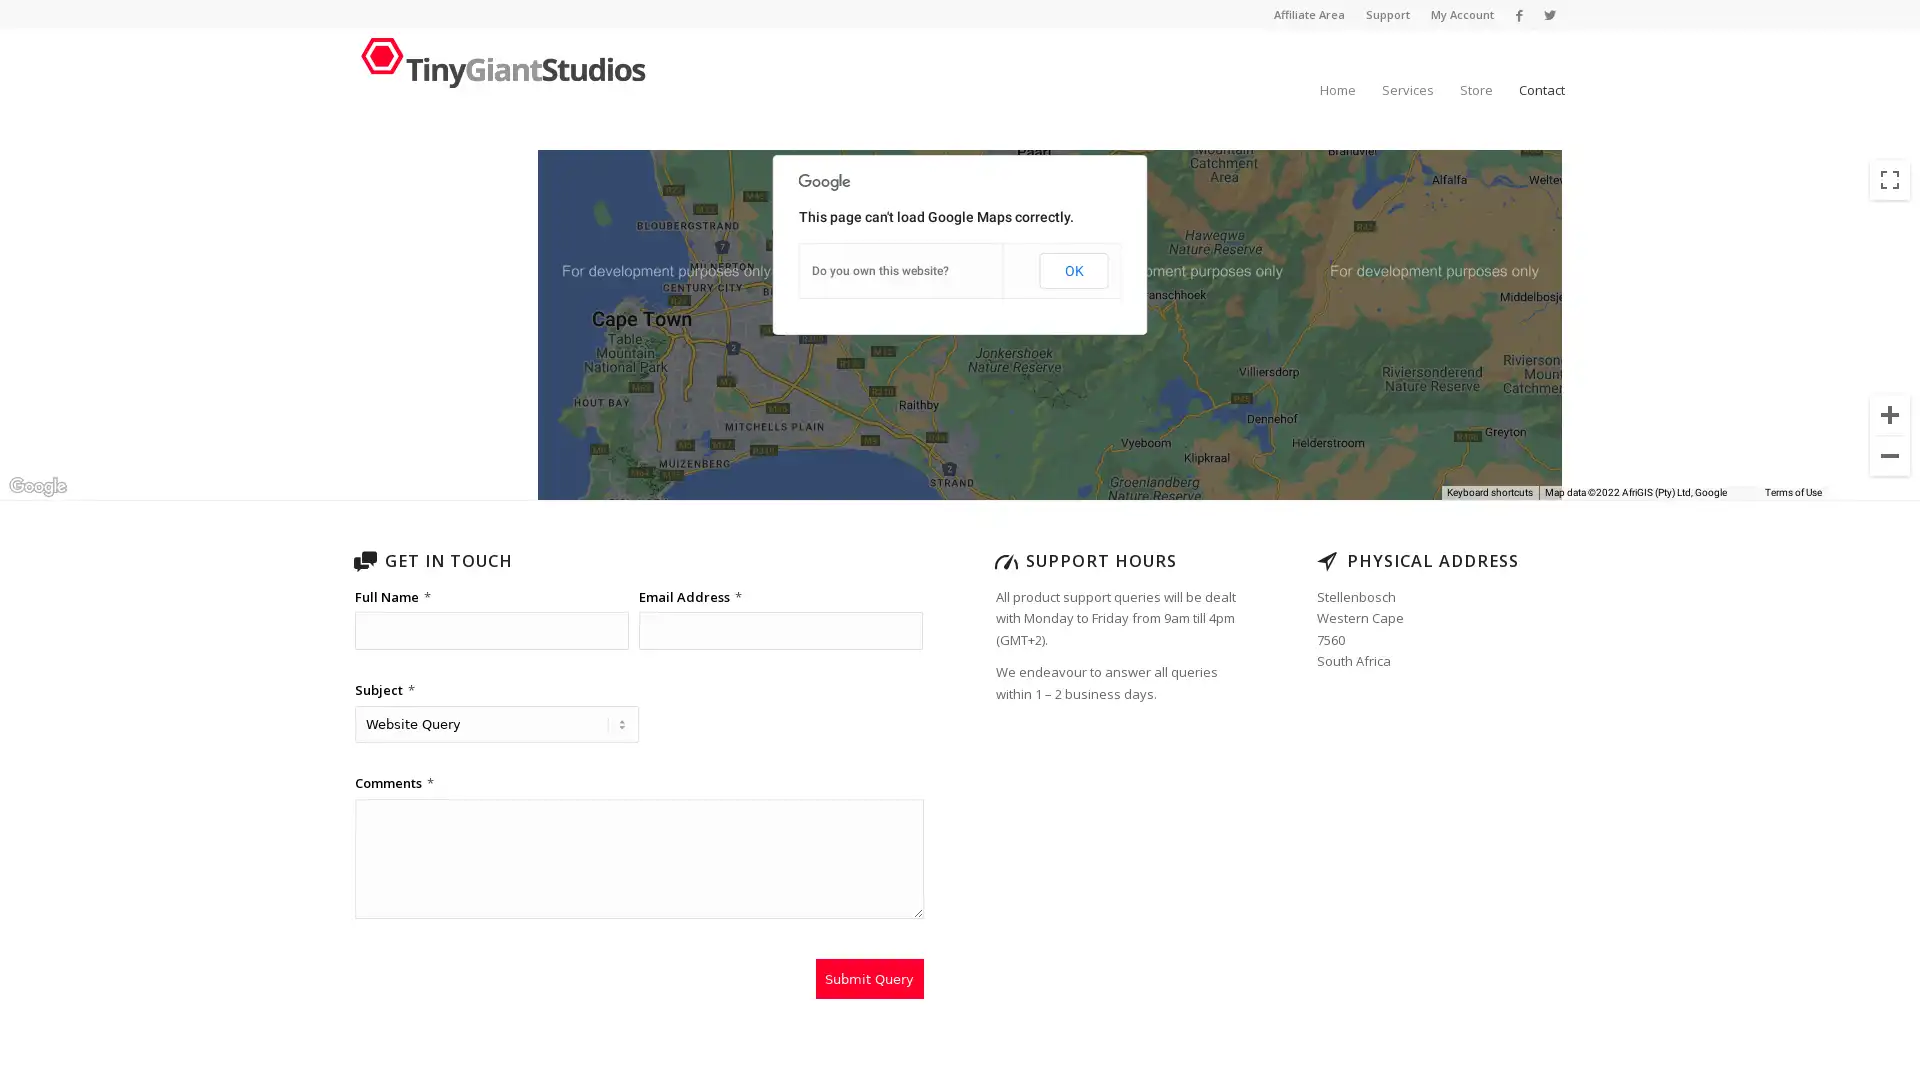  Describe the element at coordinates (1889, 180) in the screenshot. I see `Toggle fullscreen view` at that location.